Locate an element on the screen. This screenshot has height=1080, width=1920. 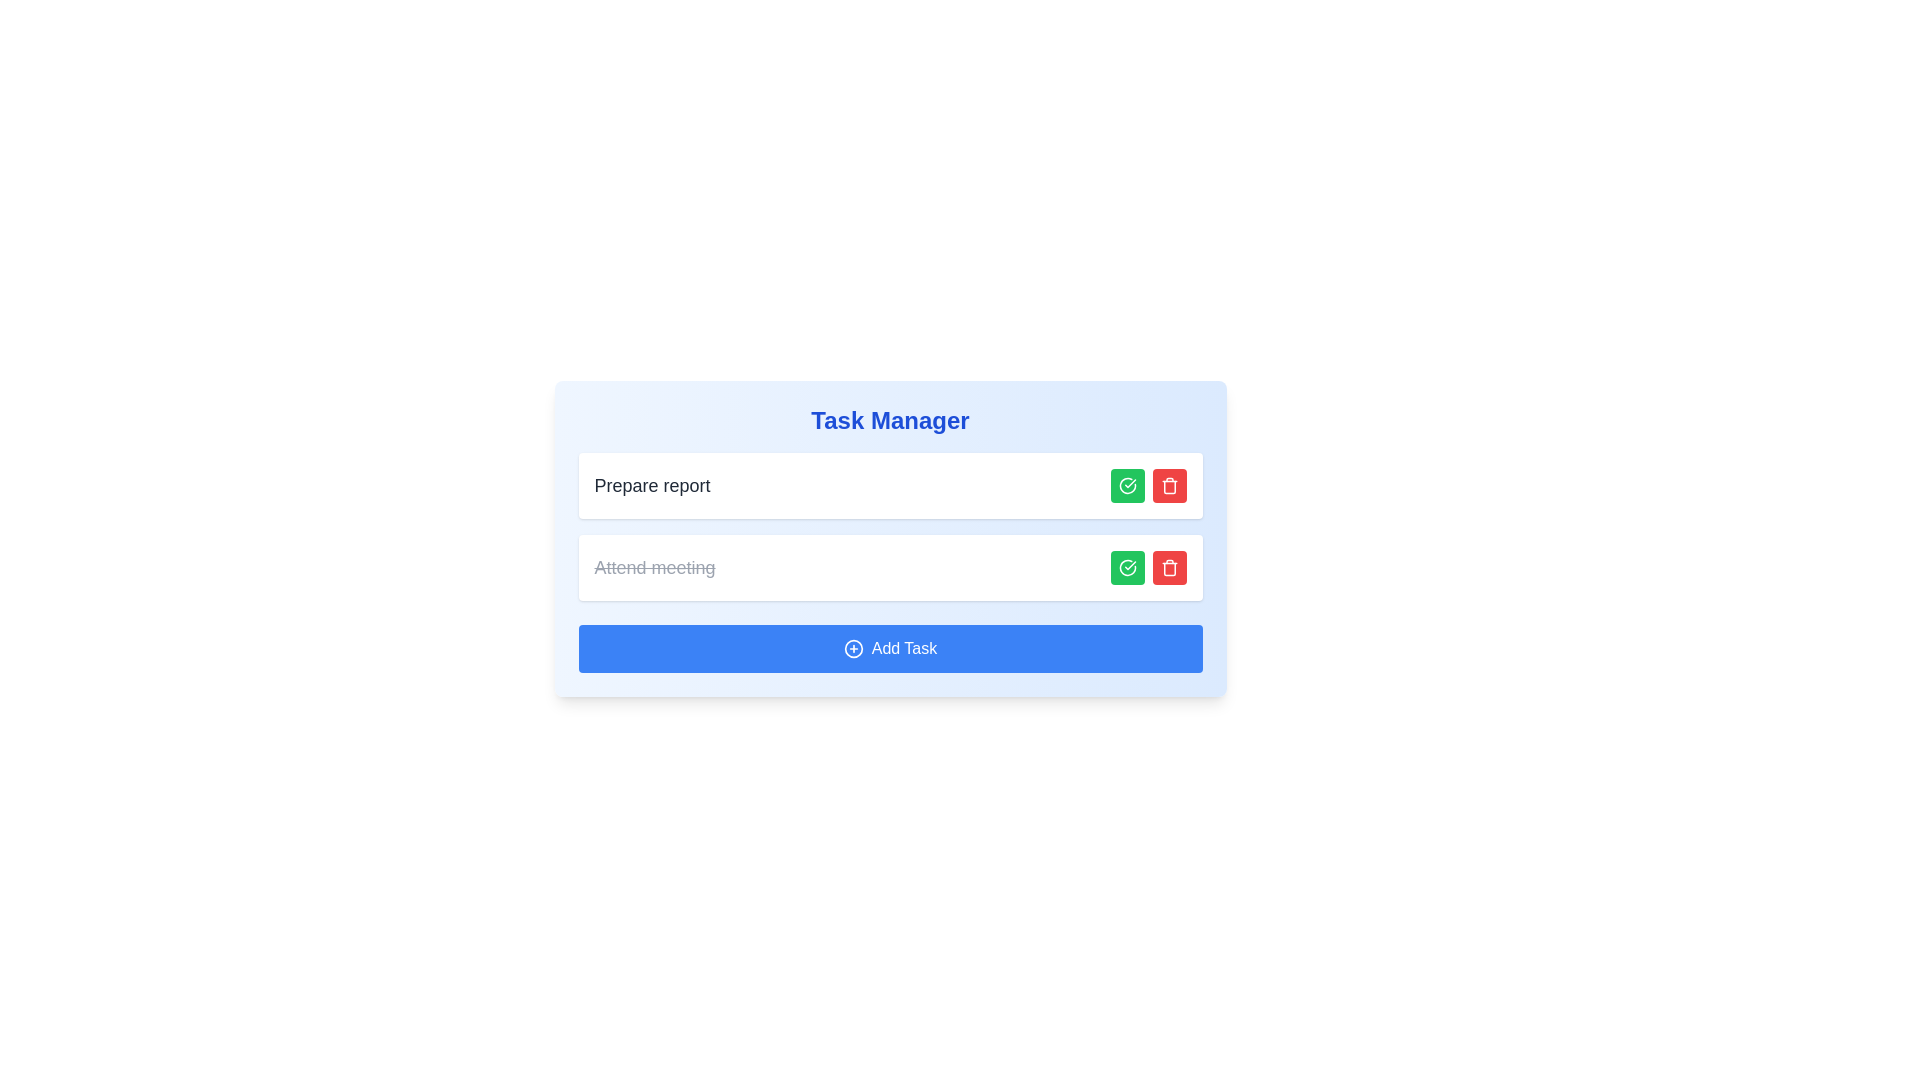
the delete button positioned to the right of the green button, which removes the task associated with it from the task list is located at coordinates (1169, 567).